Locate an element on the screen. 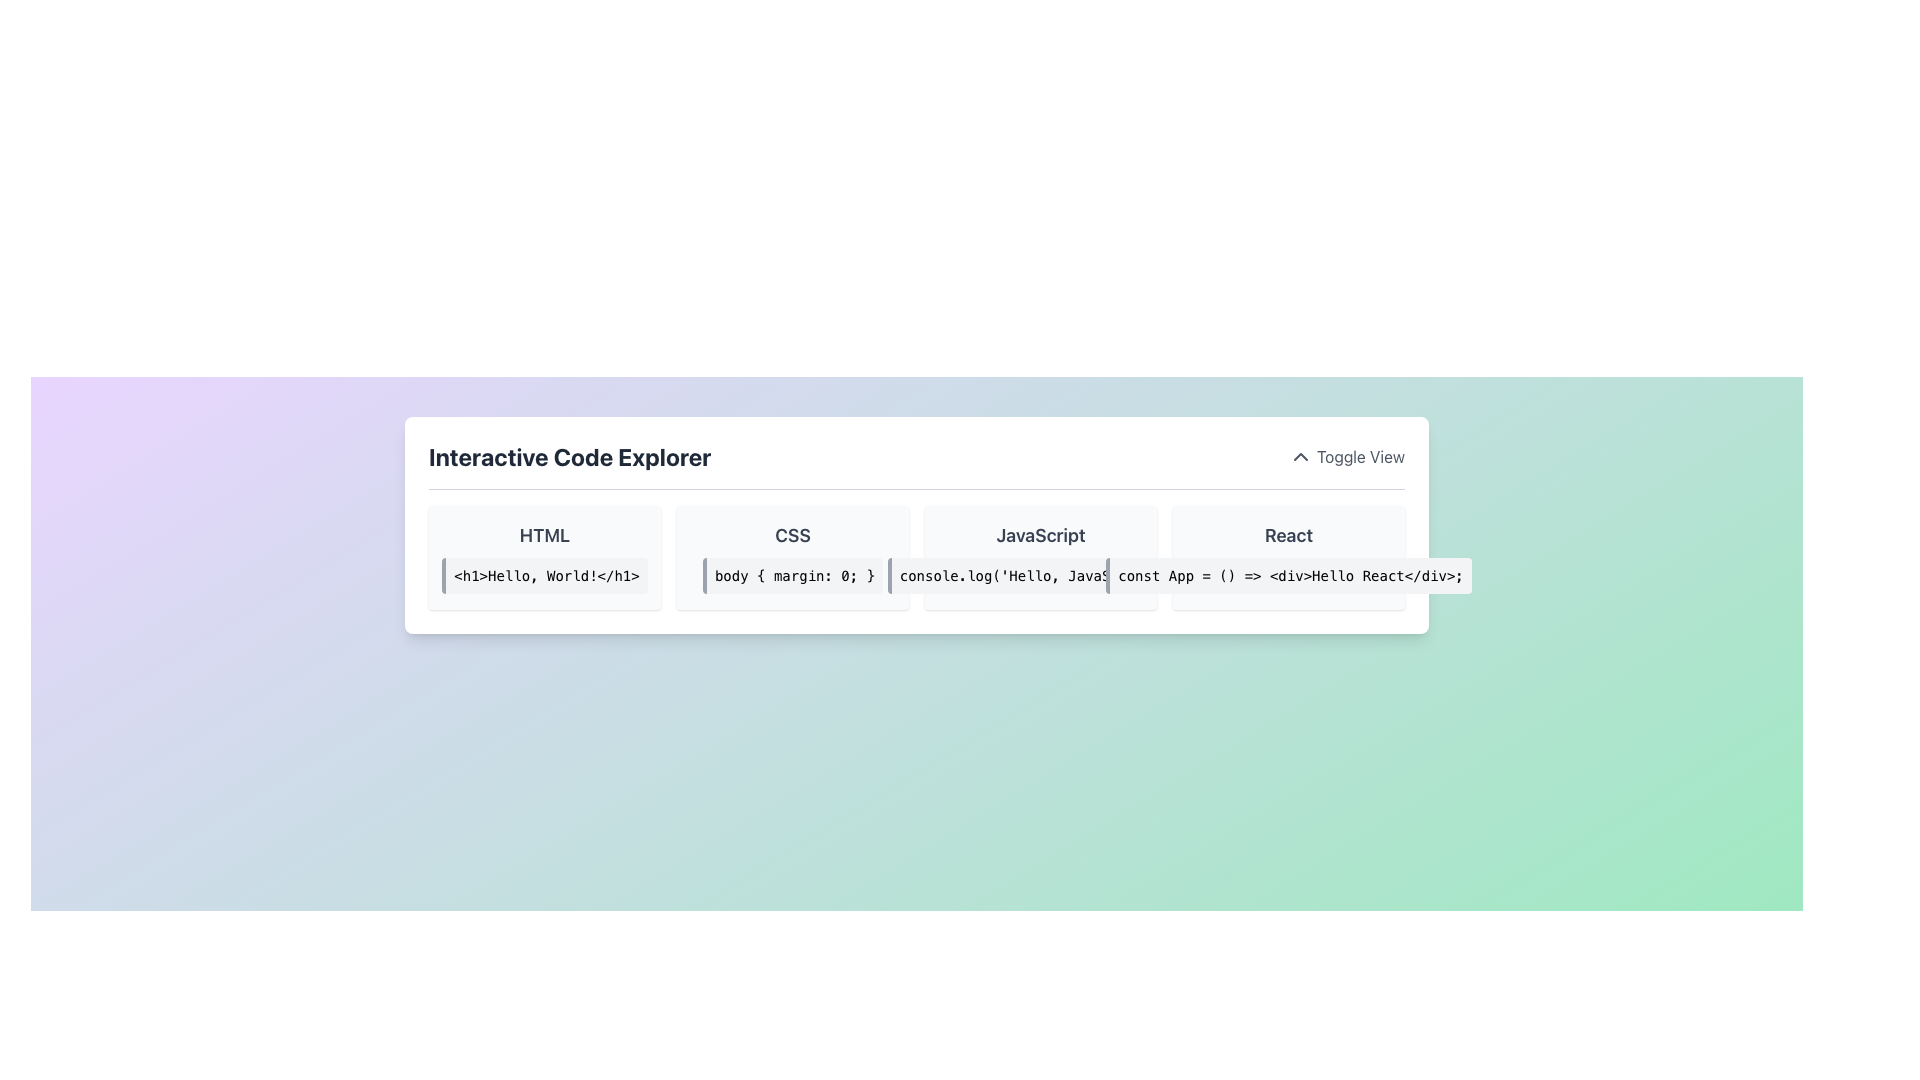 The height and width of the screenshot is (1080, 1920). the 'Toggle View' button located in the top-right corner of the 'Interactive Code Explorer' area is located at coordinates (1347, 456).